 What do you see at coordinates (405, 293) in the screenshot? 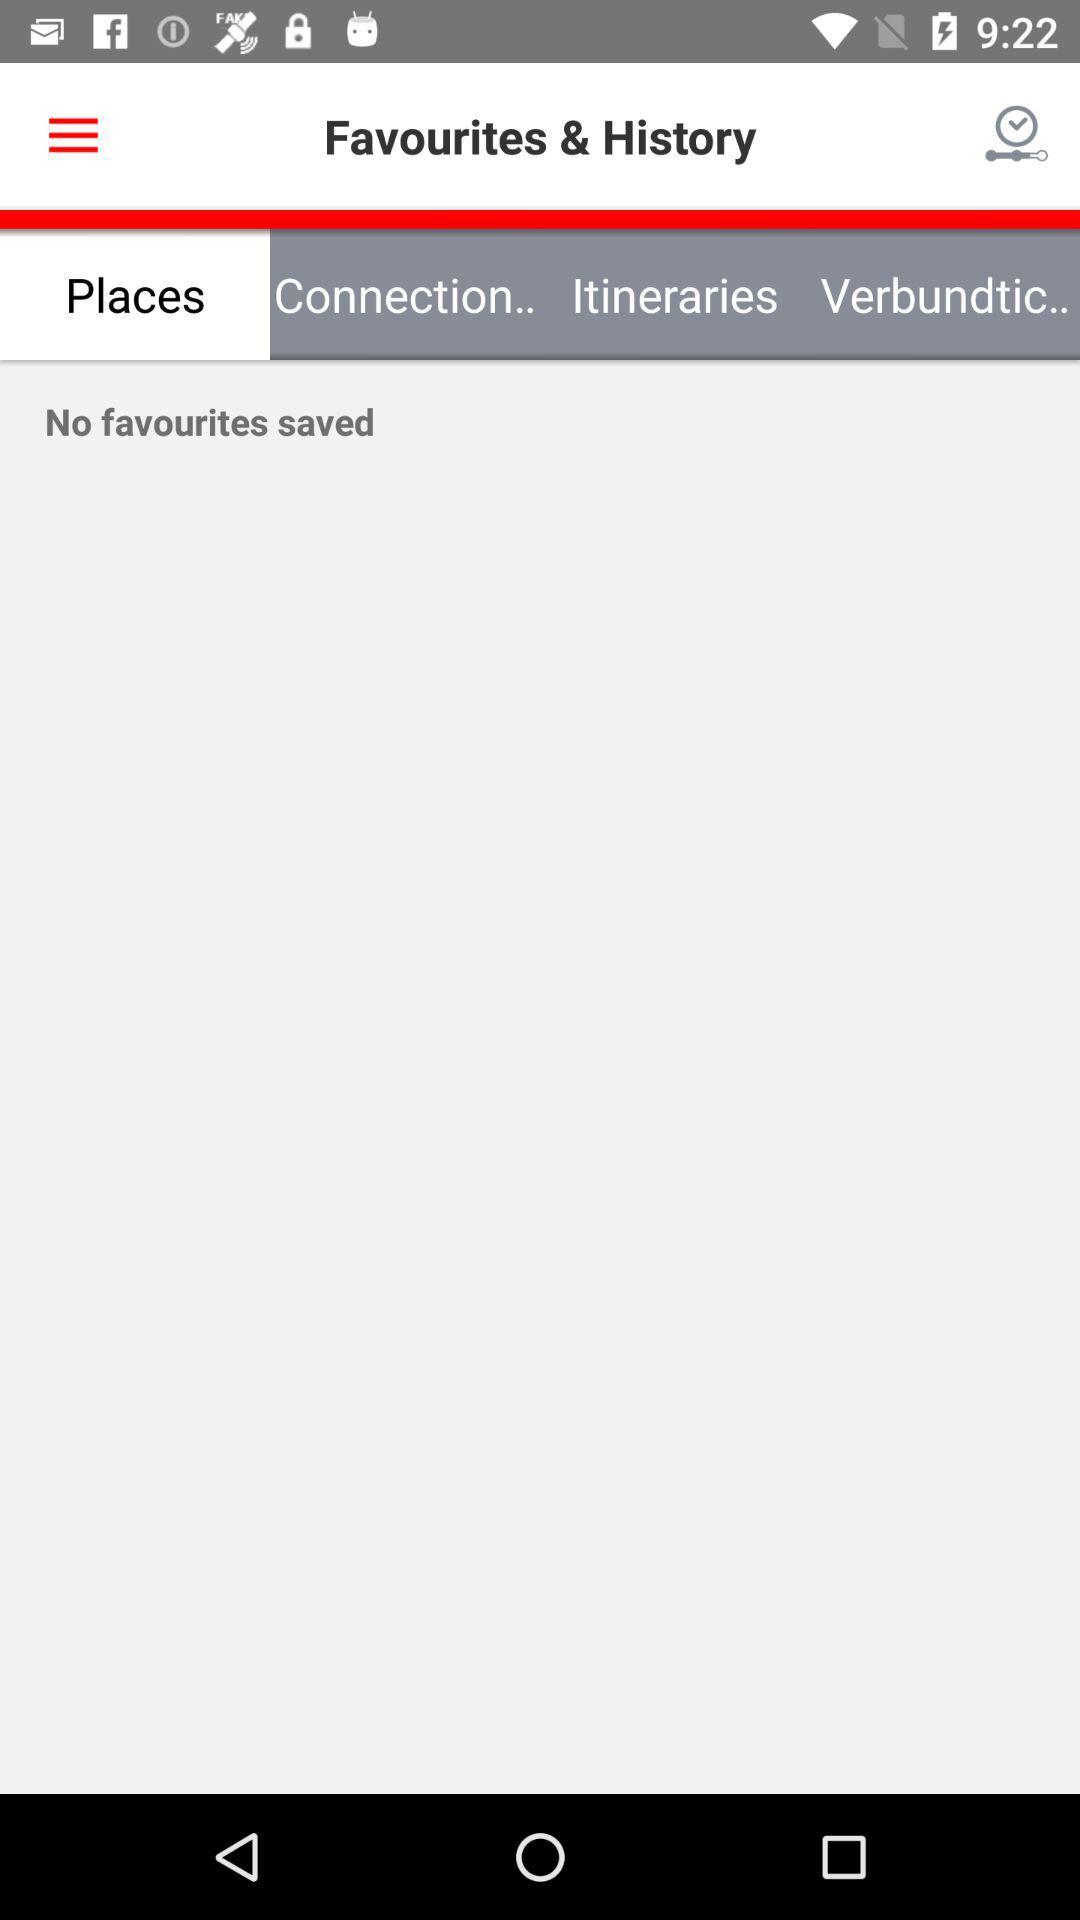
I see `the item next to itineraries item` at bounding box center [405, 293].